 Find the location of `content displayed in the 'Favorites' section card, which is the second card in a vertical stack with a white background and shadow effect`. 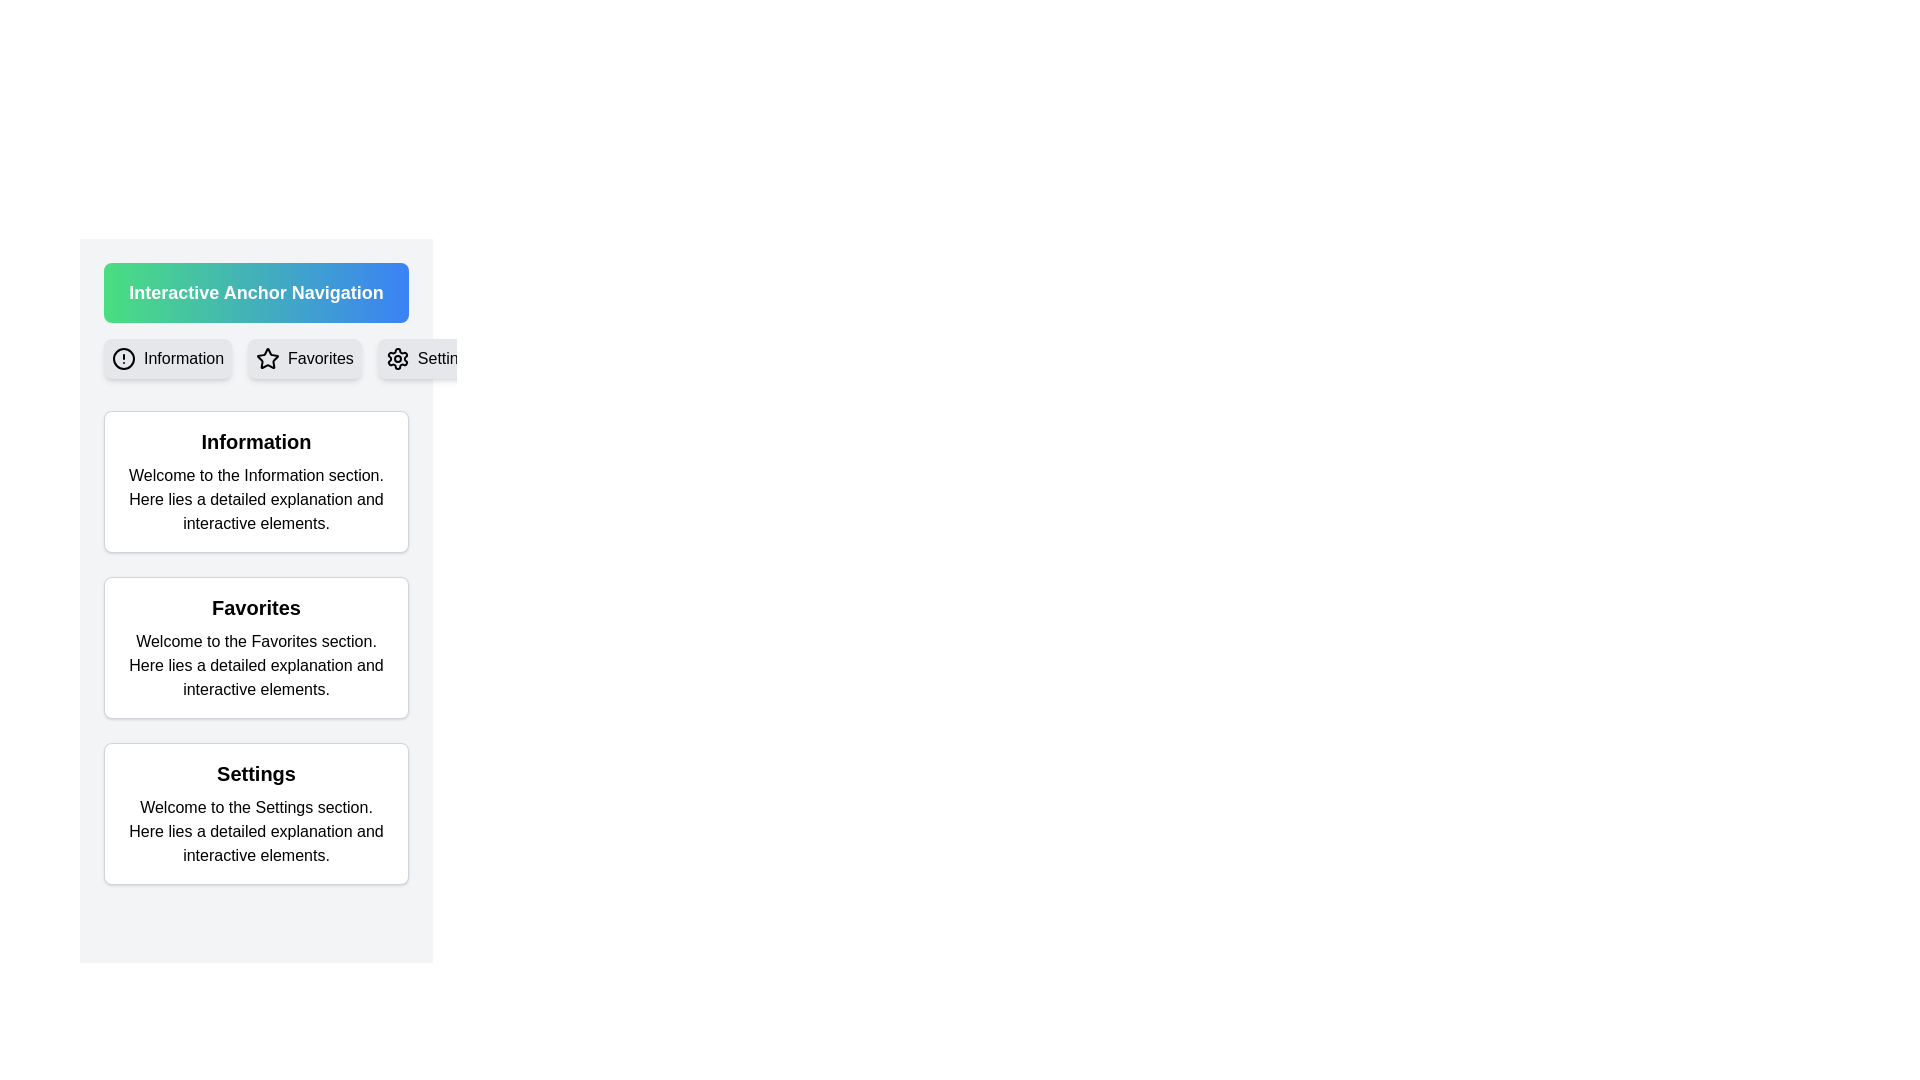

content displayed in the 'Favorites' section card, which is the second card in a vertical stack with a white background and shadow effect is located at coordinates (255, 648).